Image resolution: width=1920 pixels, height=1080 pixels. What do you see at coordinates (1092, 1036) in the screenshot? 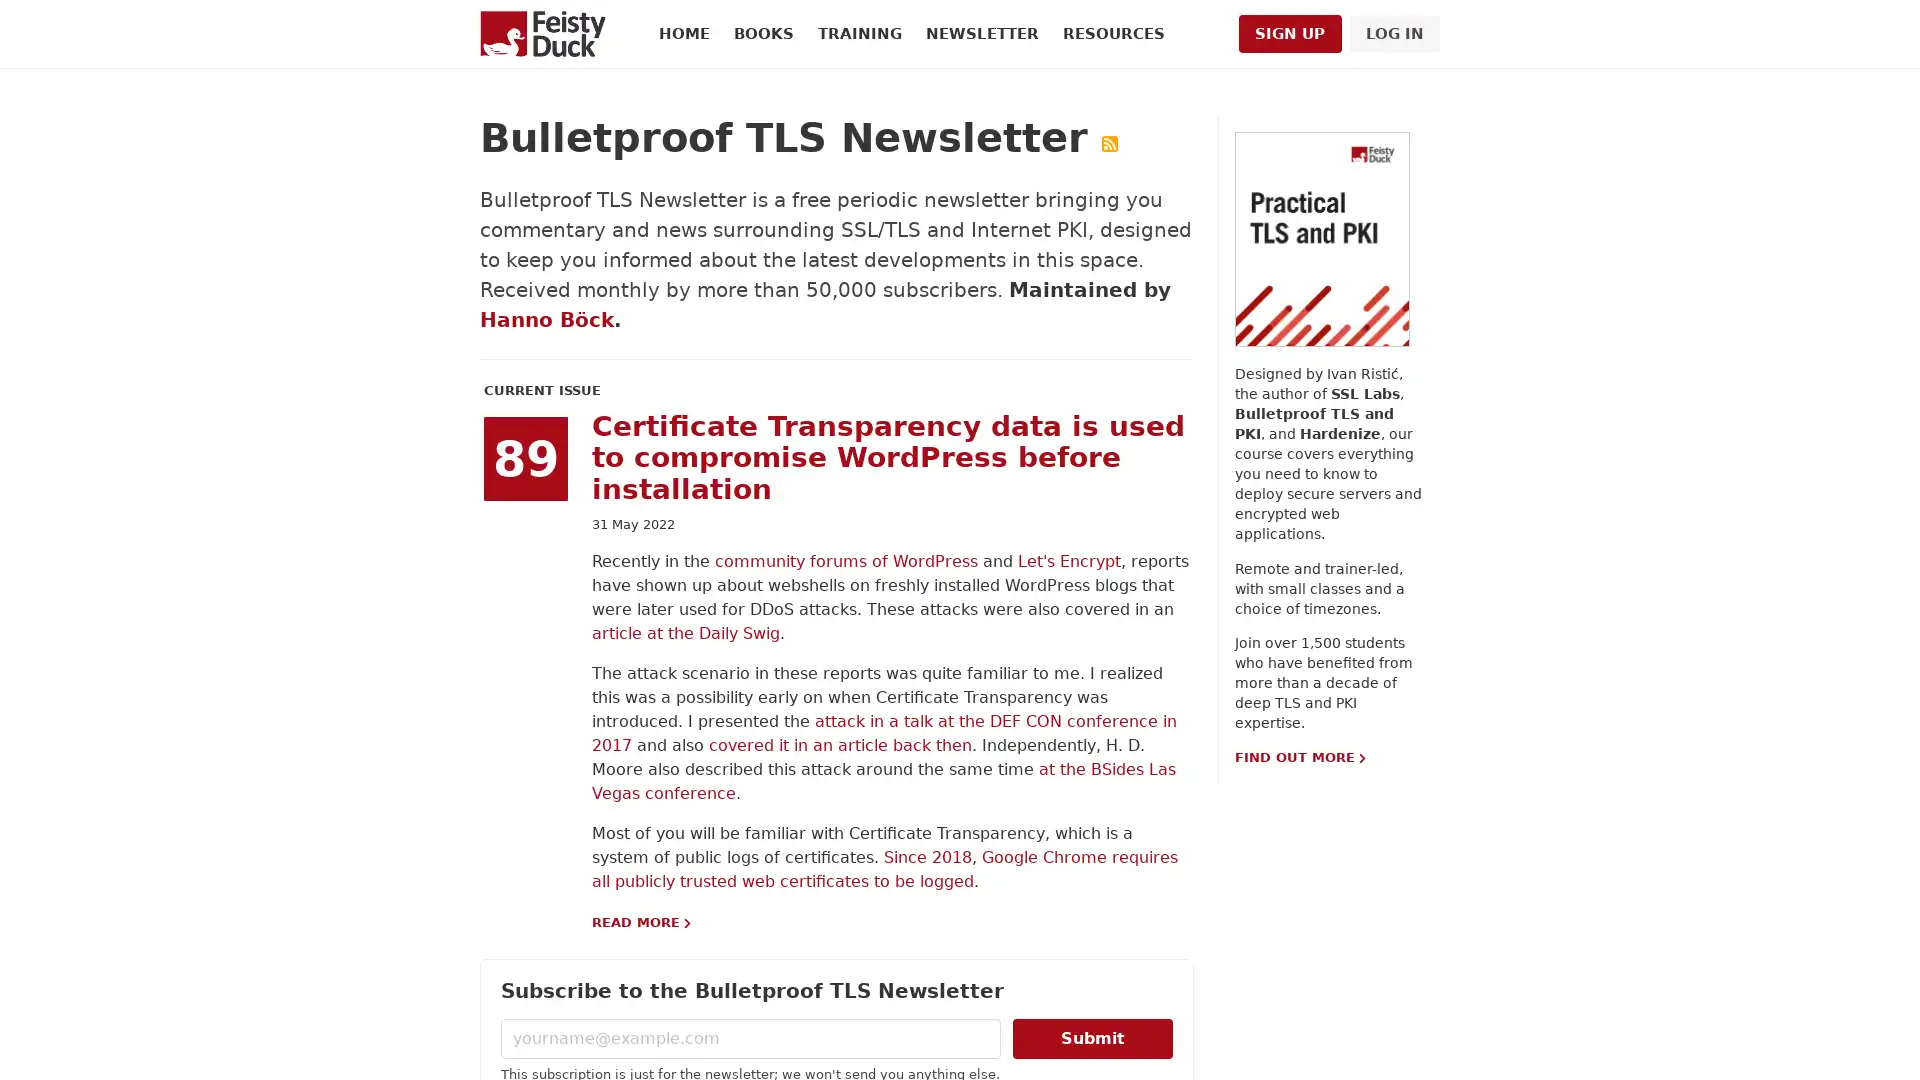
I see `Submit` at bounding box center [1092, 1036].